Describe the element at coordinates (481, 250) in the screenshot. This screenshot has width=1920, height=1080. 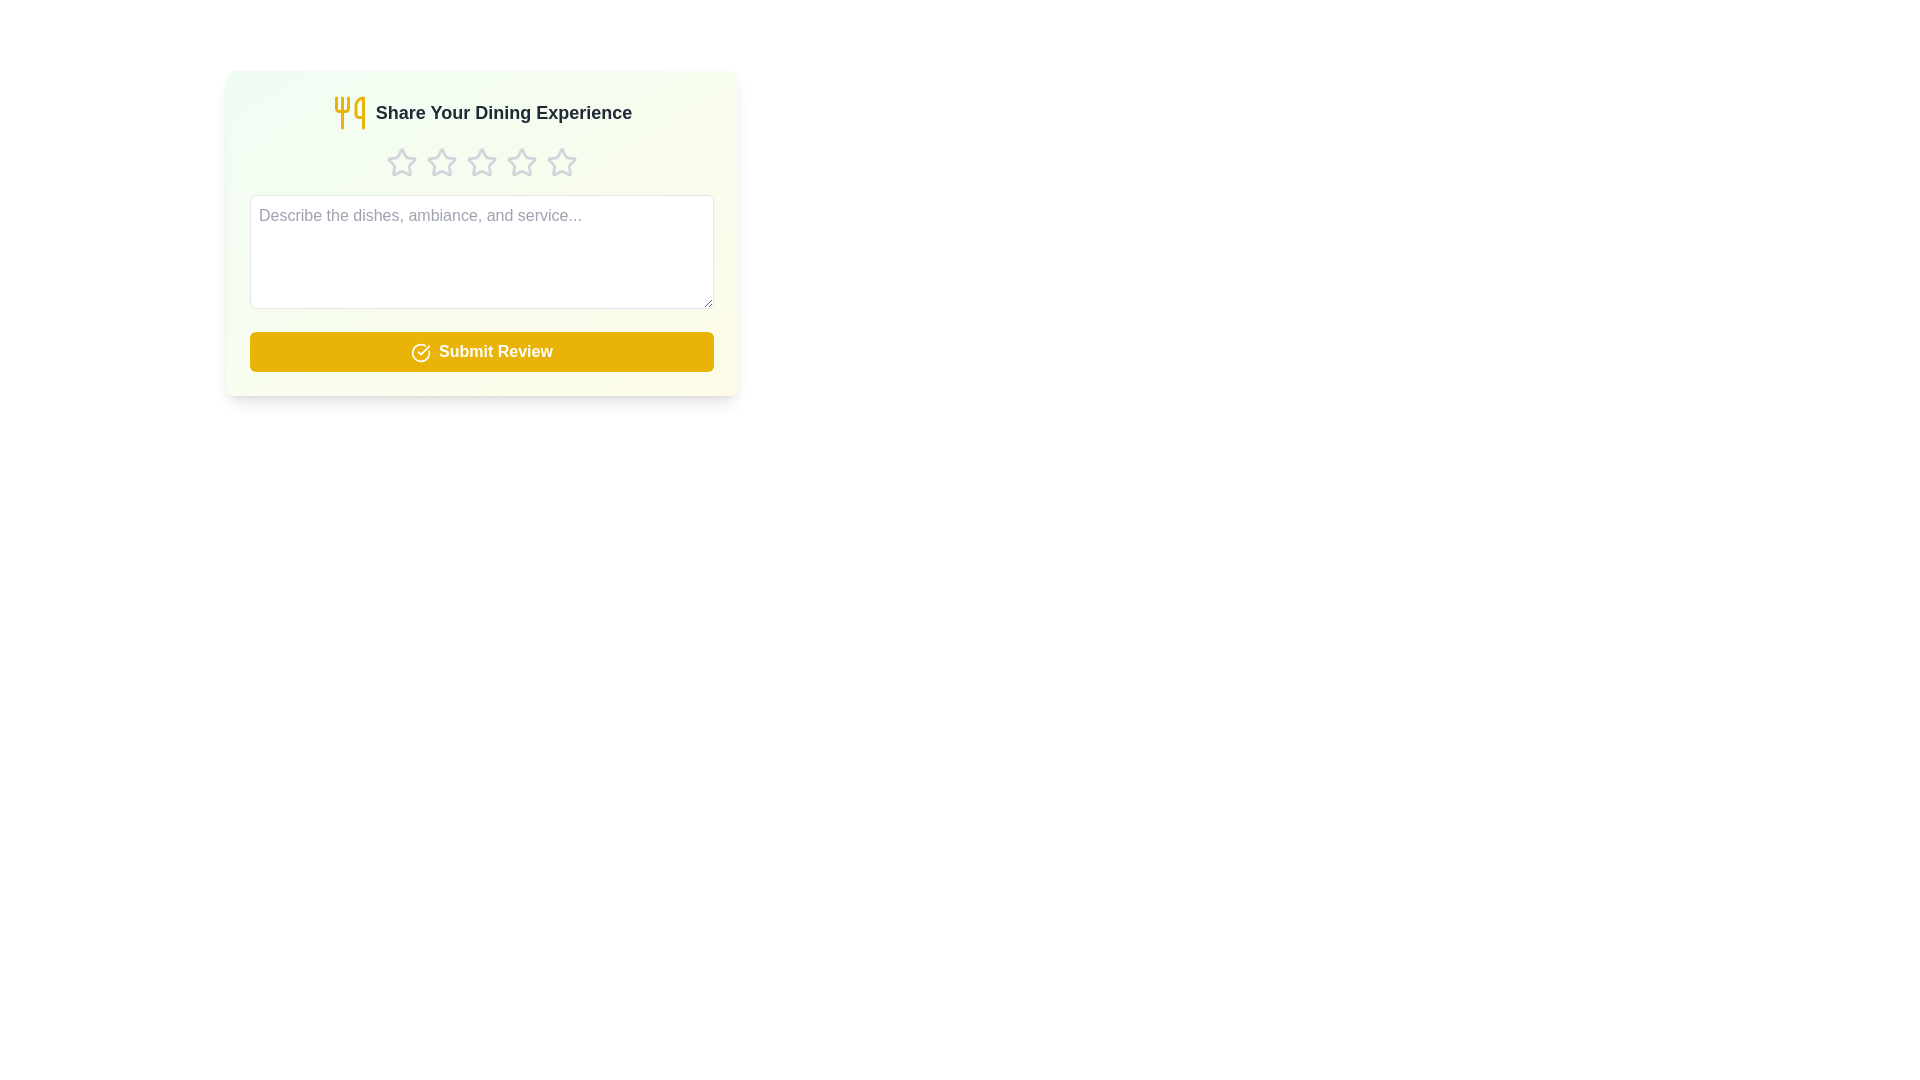
I see `the text area and type the review content` at that location.